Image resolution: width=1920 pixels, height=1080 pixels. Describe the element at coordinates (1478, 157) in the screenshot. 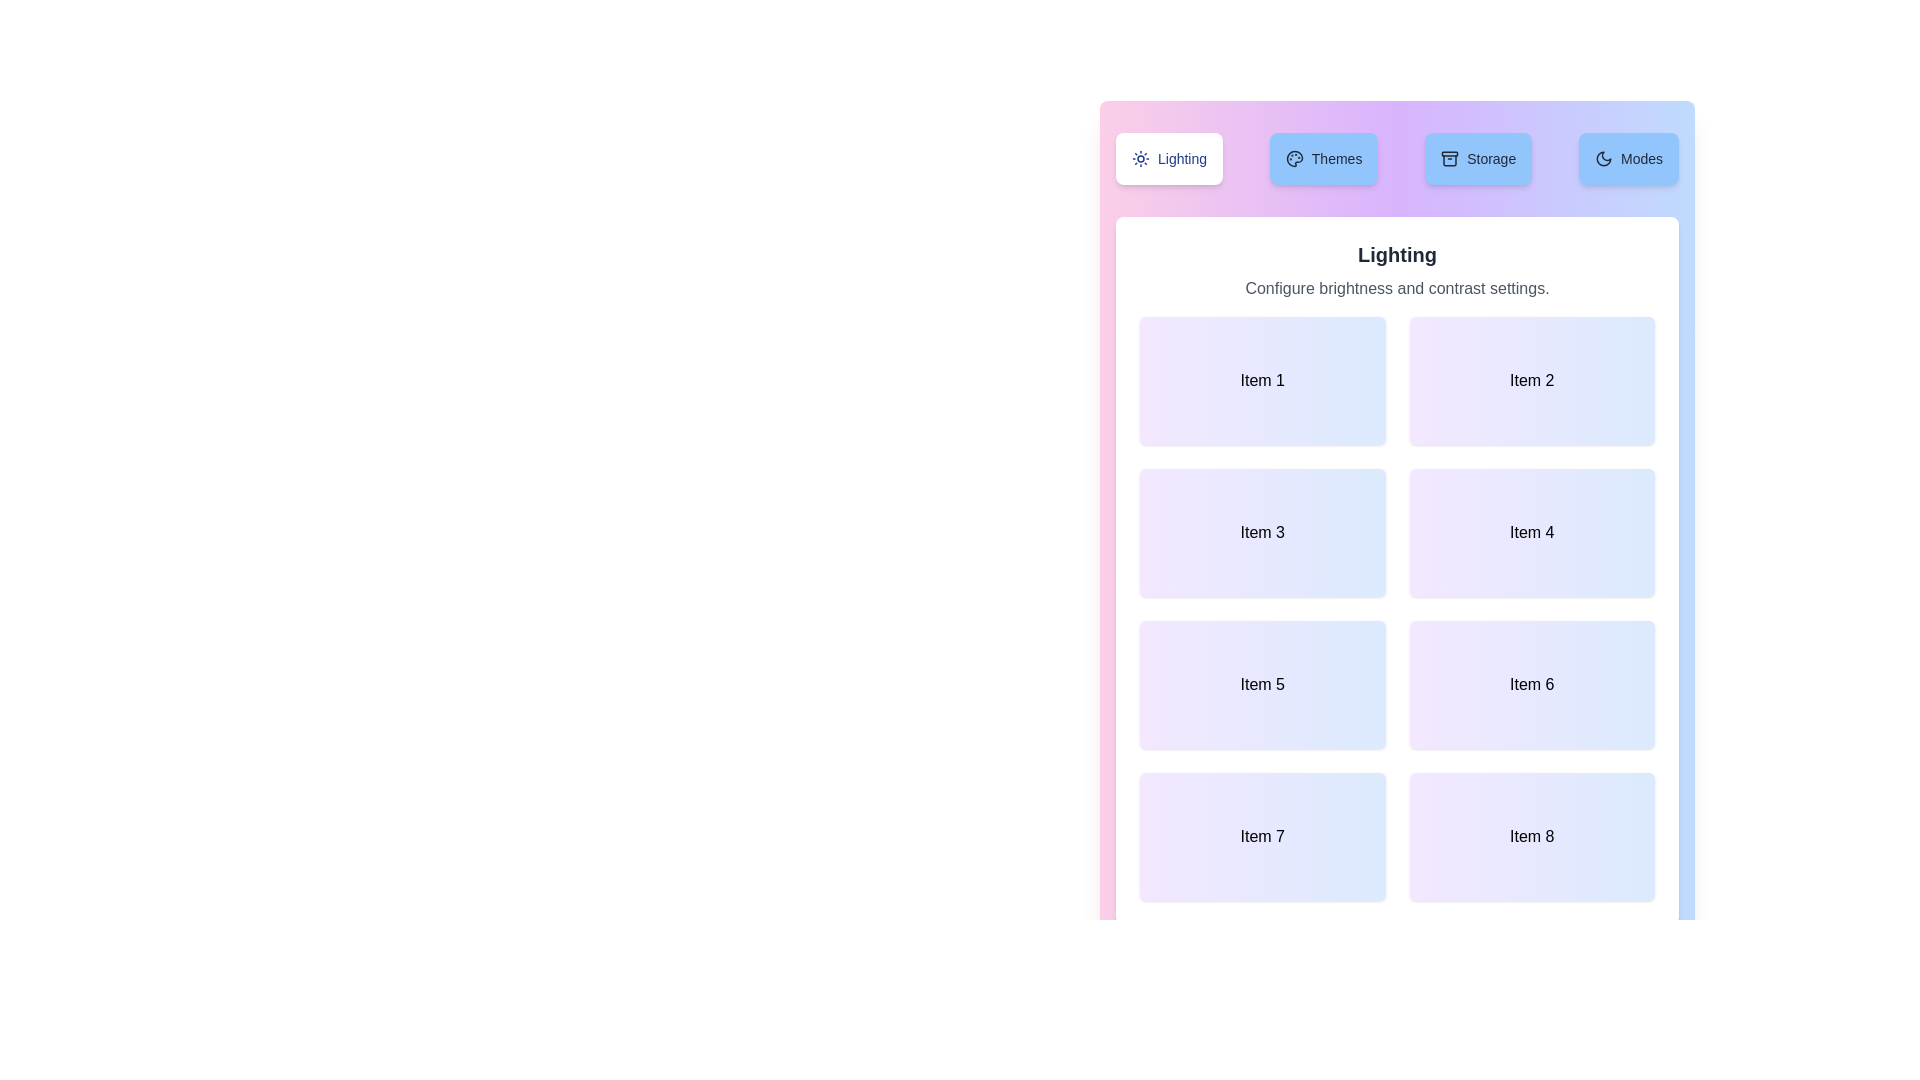

I see `the tab labeled Storage` at that location.